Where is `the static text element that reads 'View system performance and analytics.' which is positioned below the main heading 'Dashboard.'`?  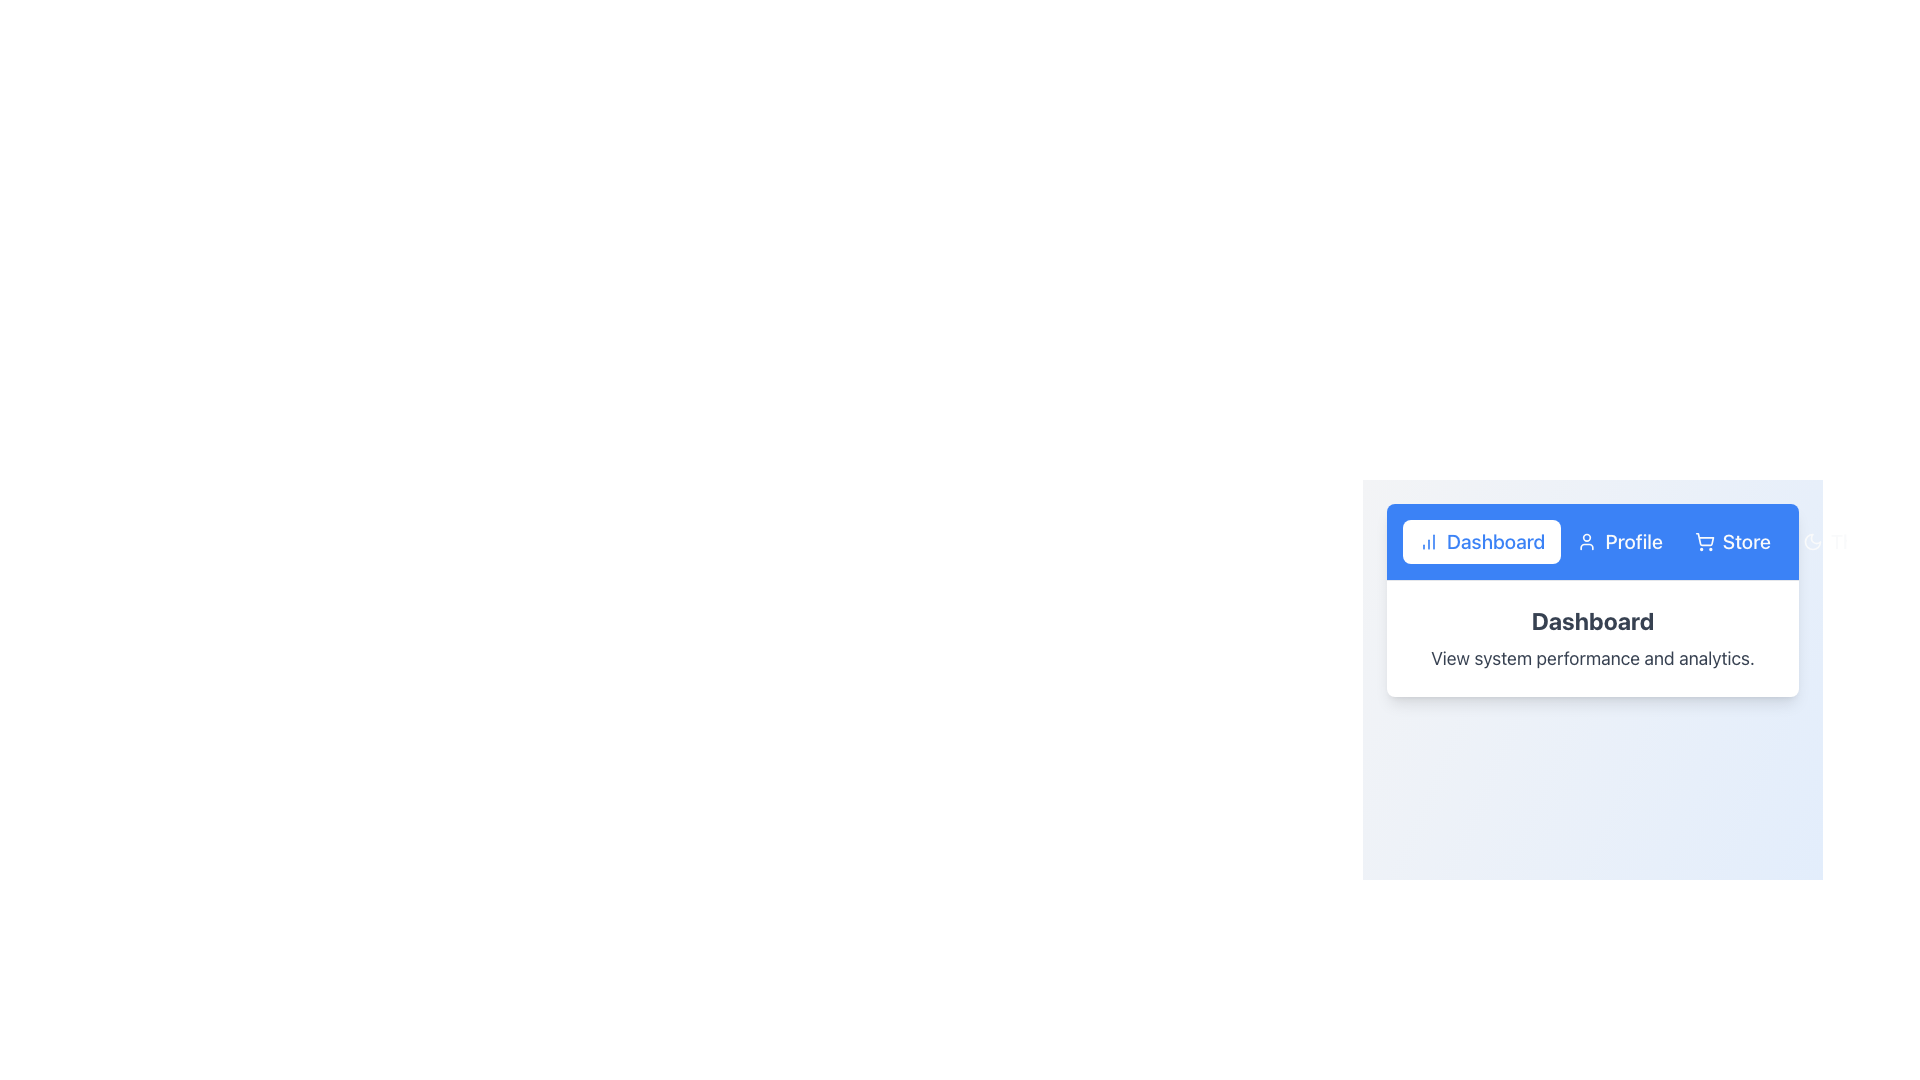
the static text element that reads 'View system performance and analytics.' which is positioned below the main heading 'Dashboard.' is located at coordinates (1592, 659).